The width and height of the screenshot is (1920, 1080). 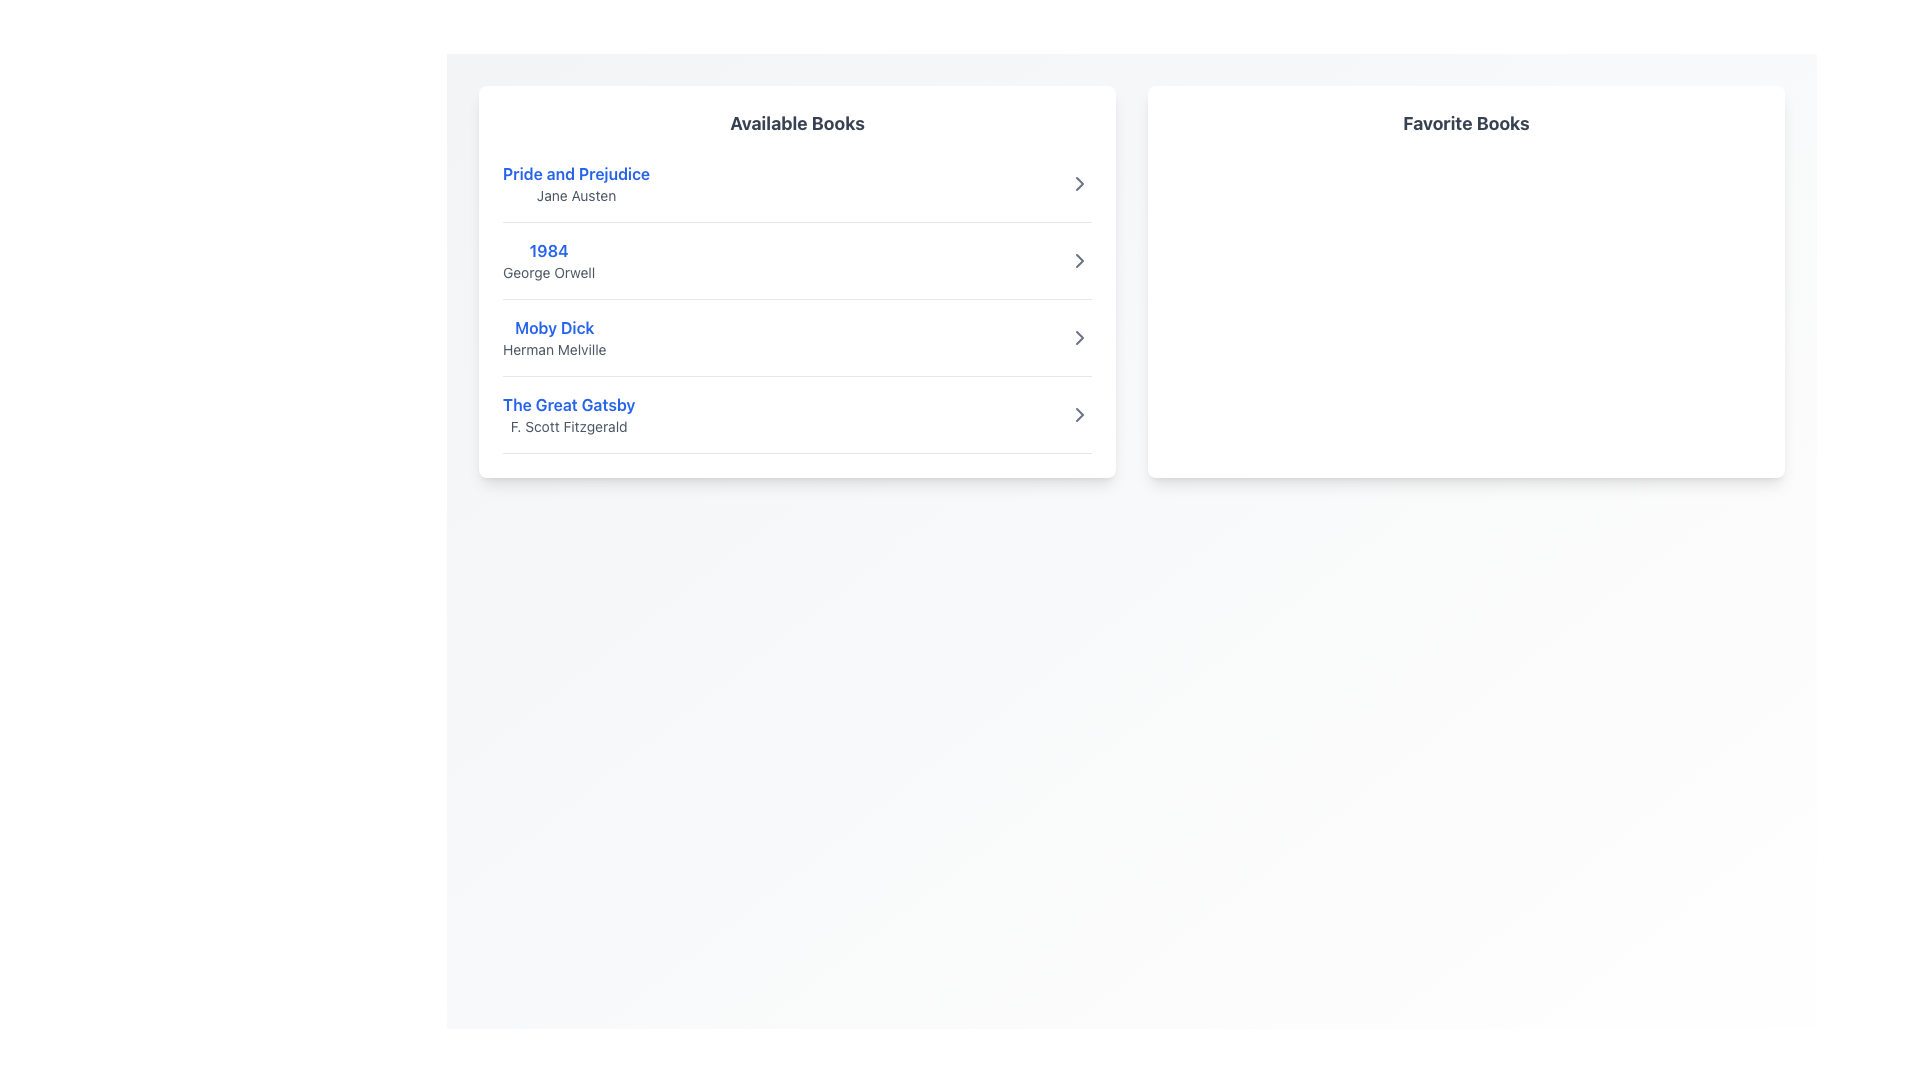 What do you see at coordinates (796, 123) in the screenshot?
I see `title 'Available Books' displayed in bold, medium-sized text at the top center of the card layout` at bounding box center [796, 123].